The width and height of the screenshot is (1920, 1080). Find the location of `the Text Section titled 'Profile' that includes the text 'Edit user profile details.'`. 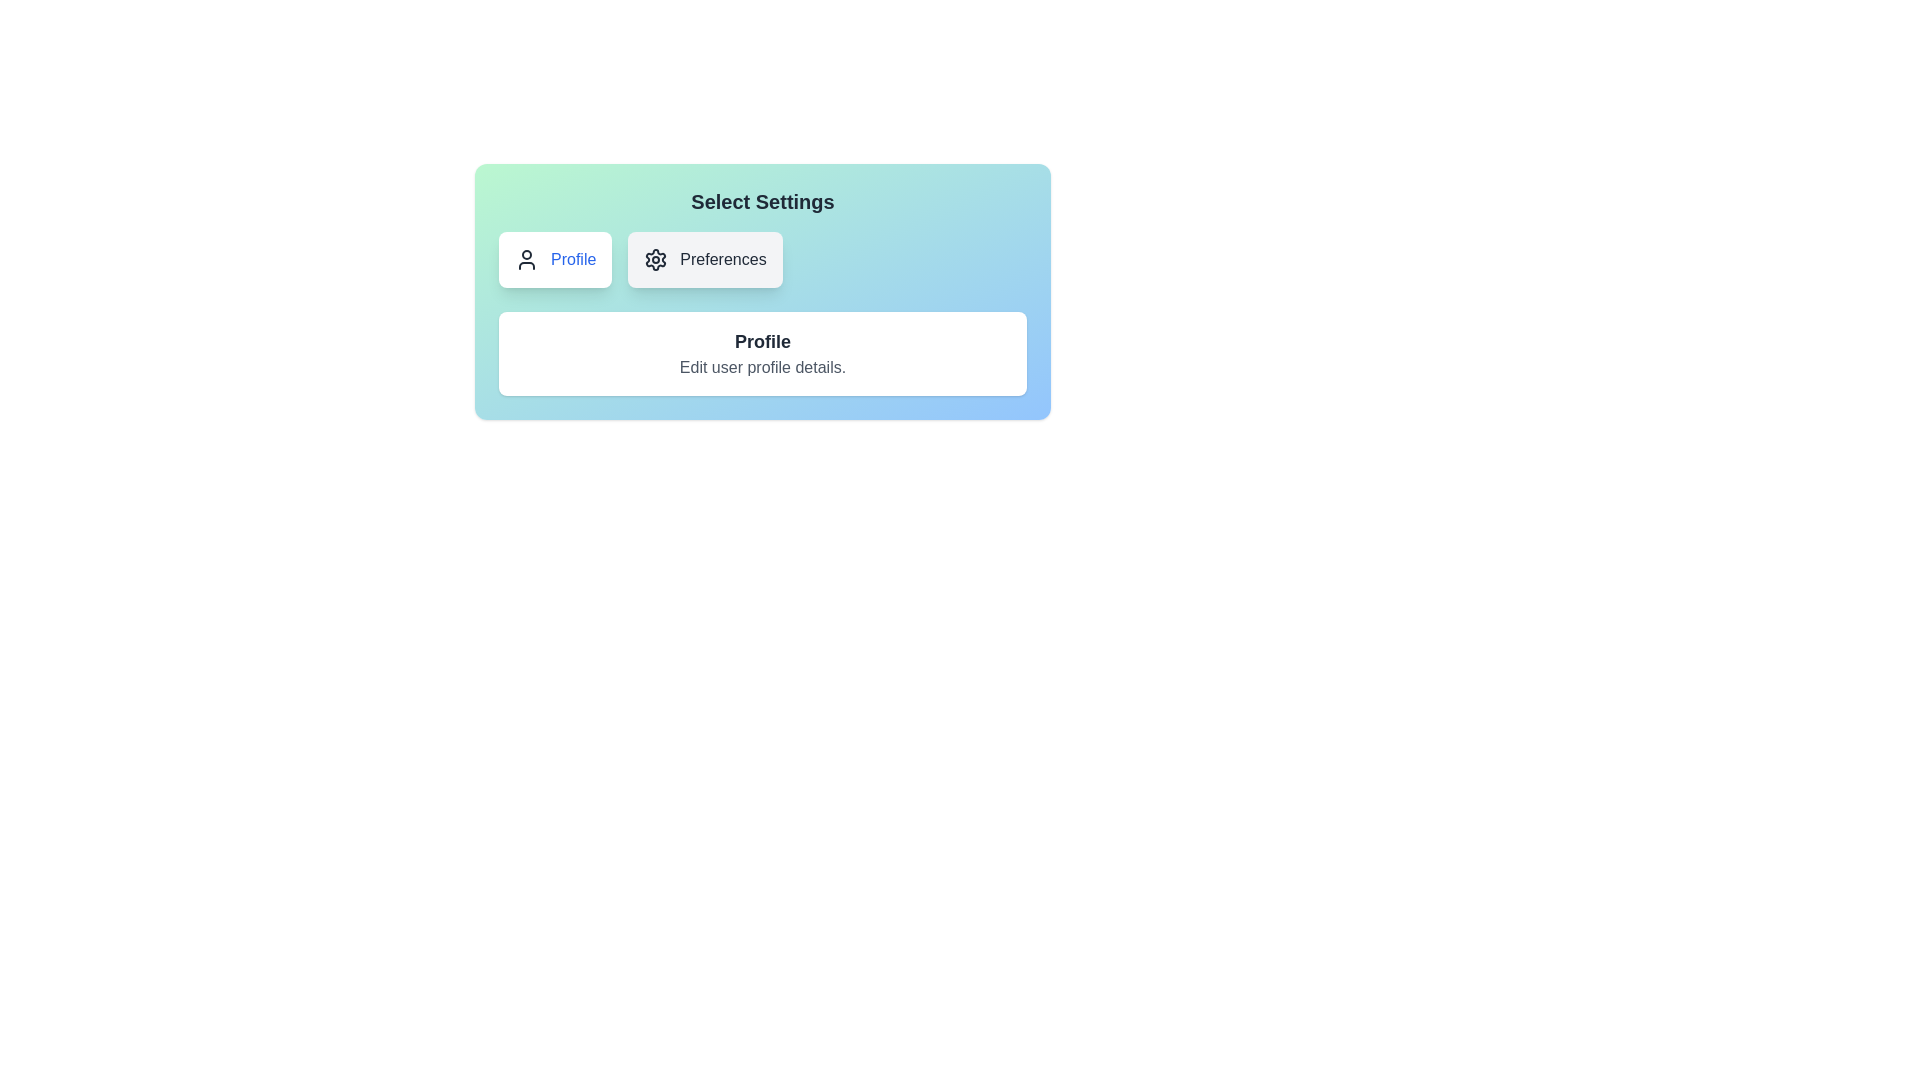

the Text Section titled 'Profile' that includes the text 'Edit user profile details.' is located at coordinates (762, 353).